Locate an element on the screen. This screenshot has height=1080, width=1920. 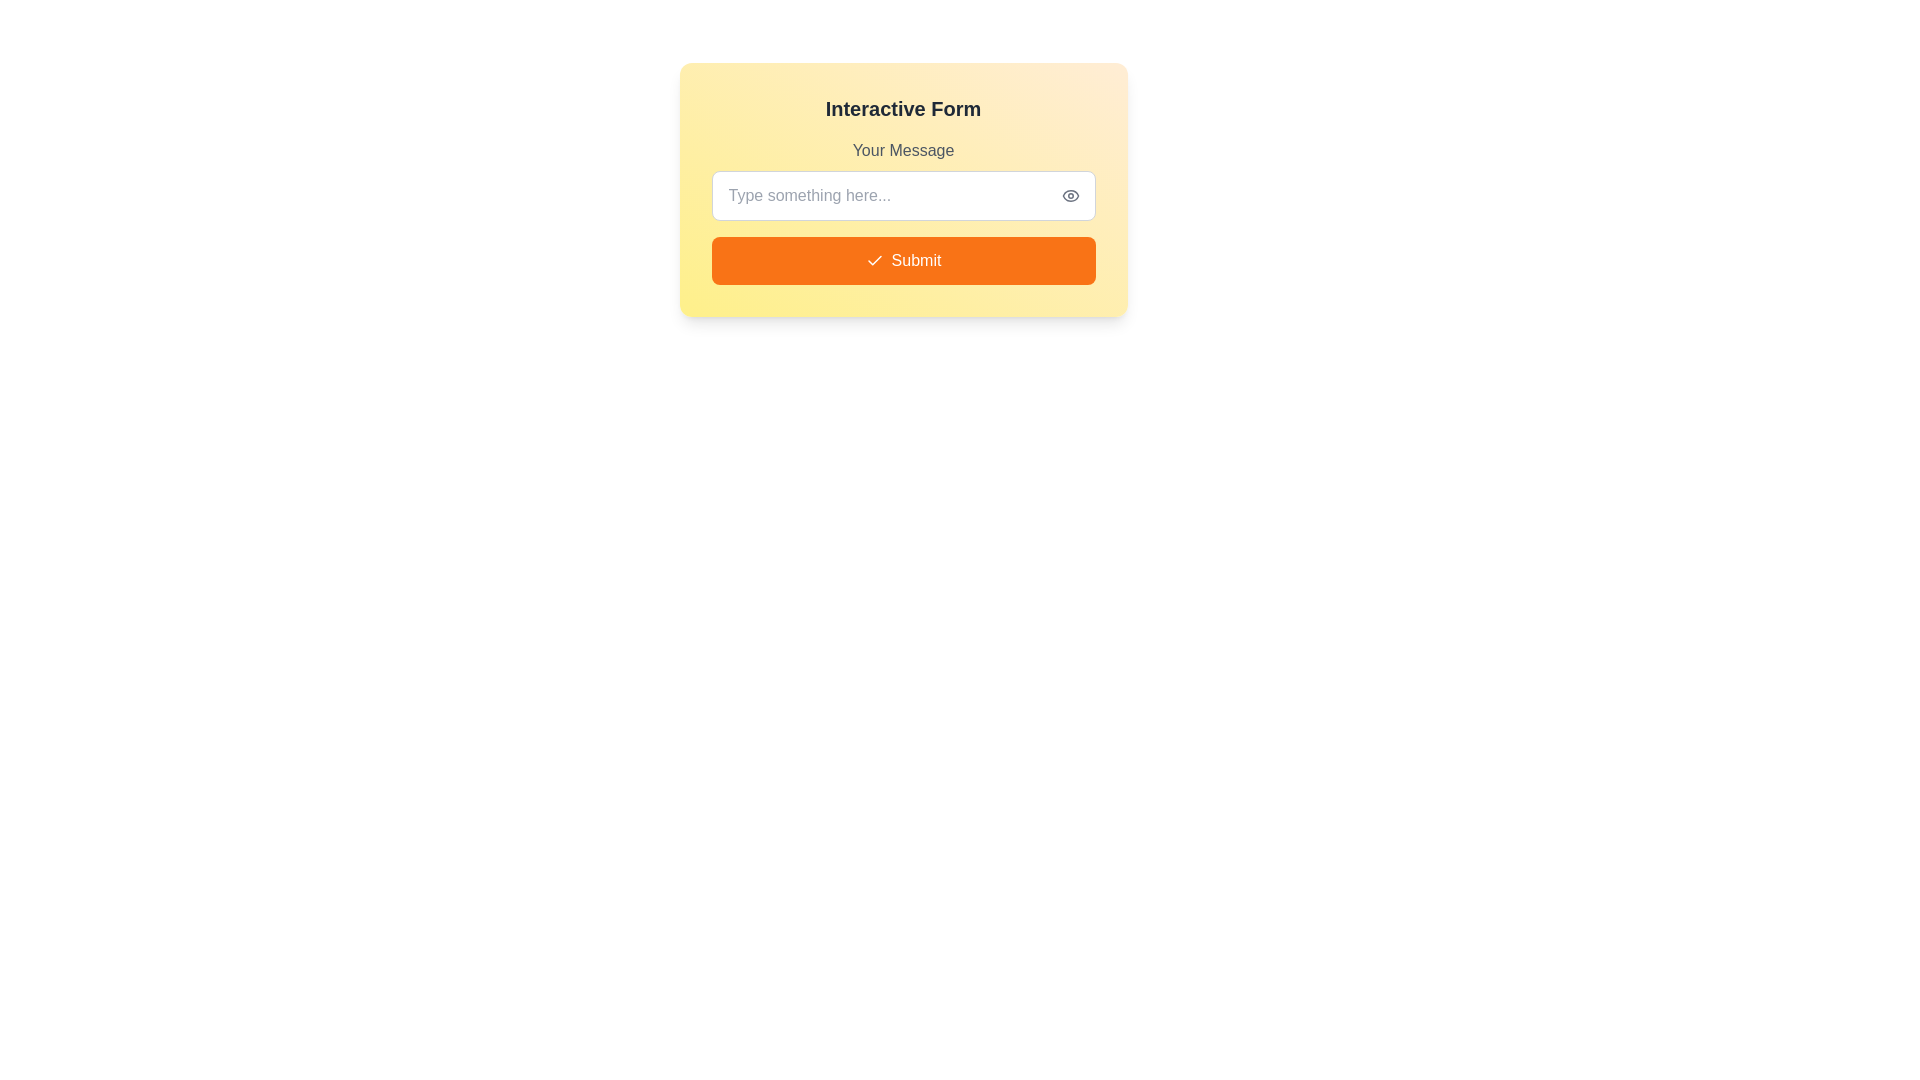
the text input field labeled 'Your Message' to focus it for typing is located at coordinates (902, 180).